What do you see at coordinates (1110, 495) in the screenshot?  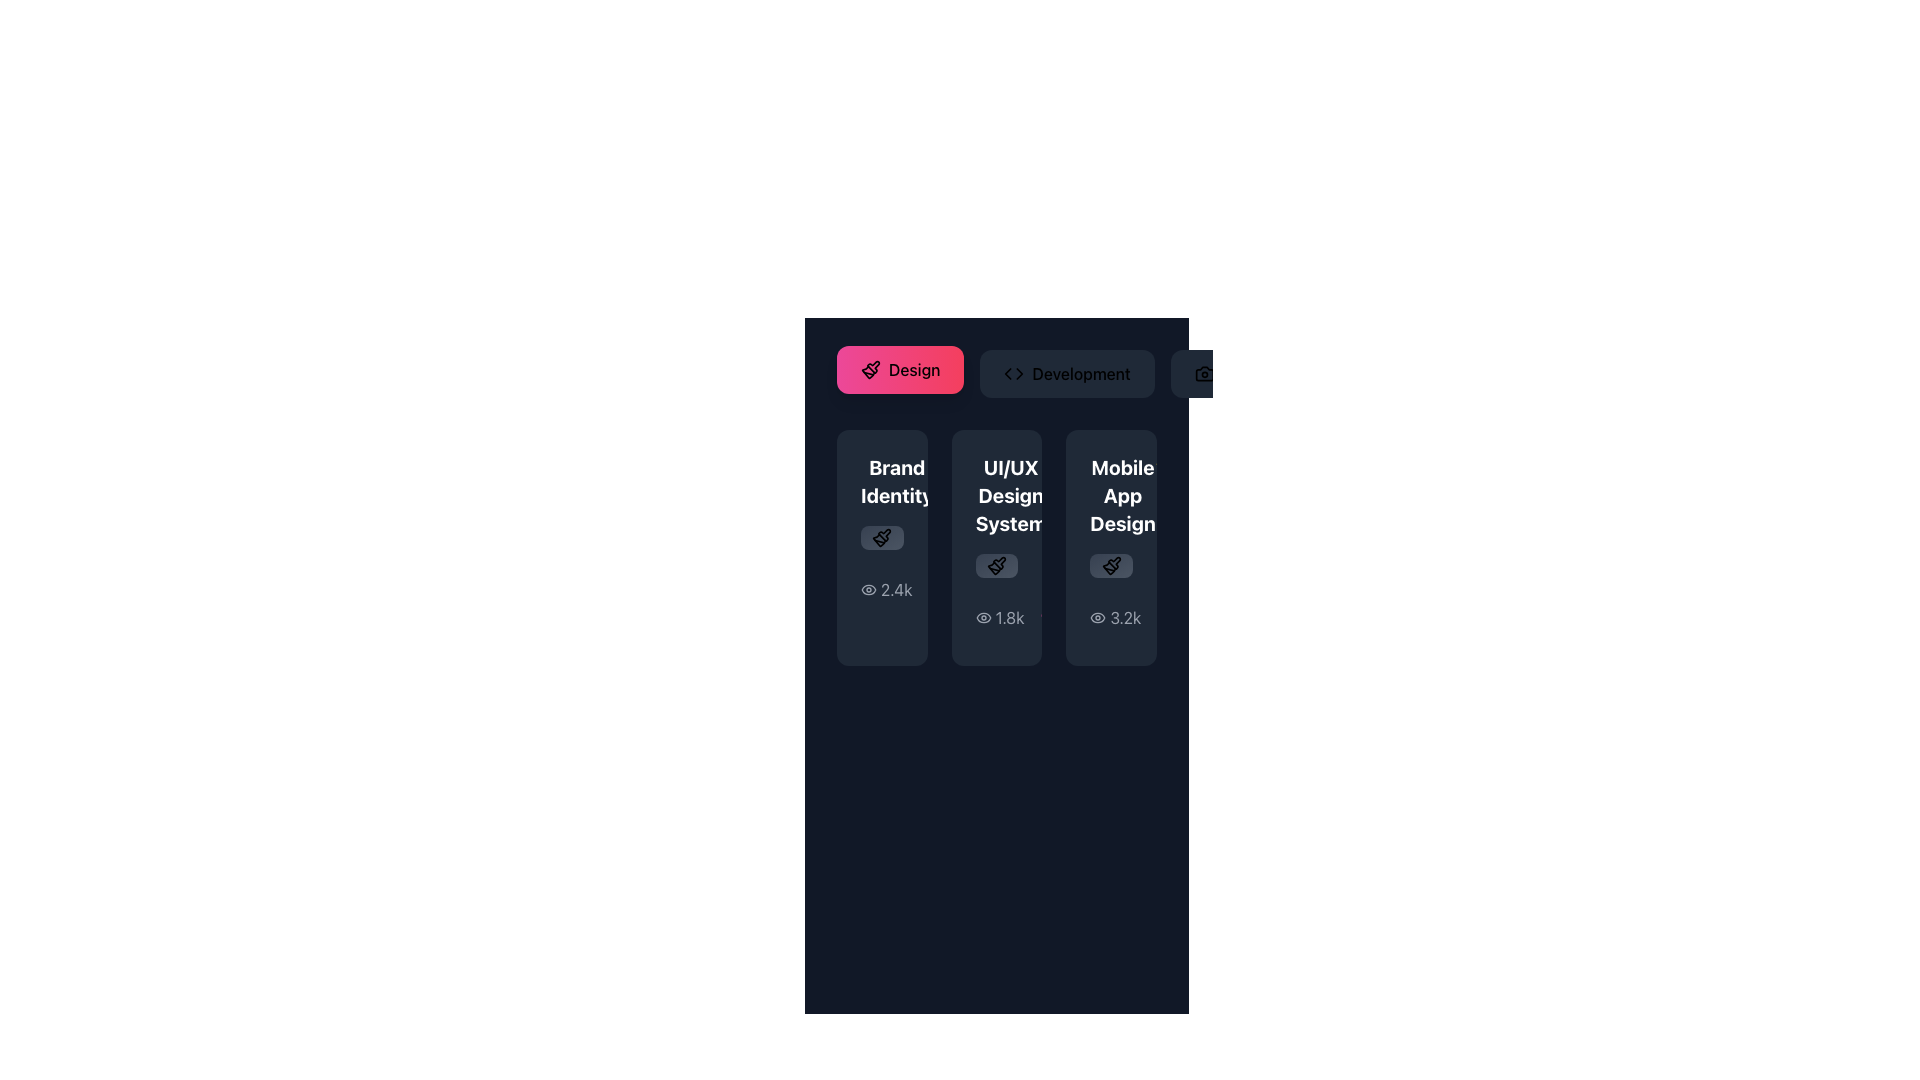 I see `the Visual Data Display that shows the title 'Mobile App Design' and its rating value, located in the third column of the card layout under the 'Design' category` at bounding box center [1110, 495].